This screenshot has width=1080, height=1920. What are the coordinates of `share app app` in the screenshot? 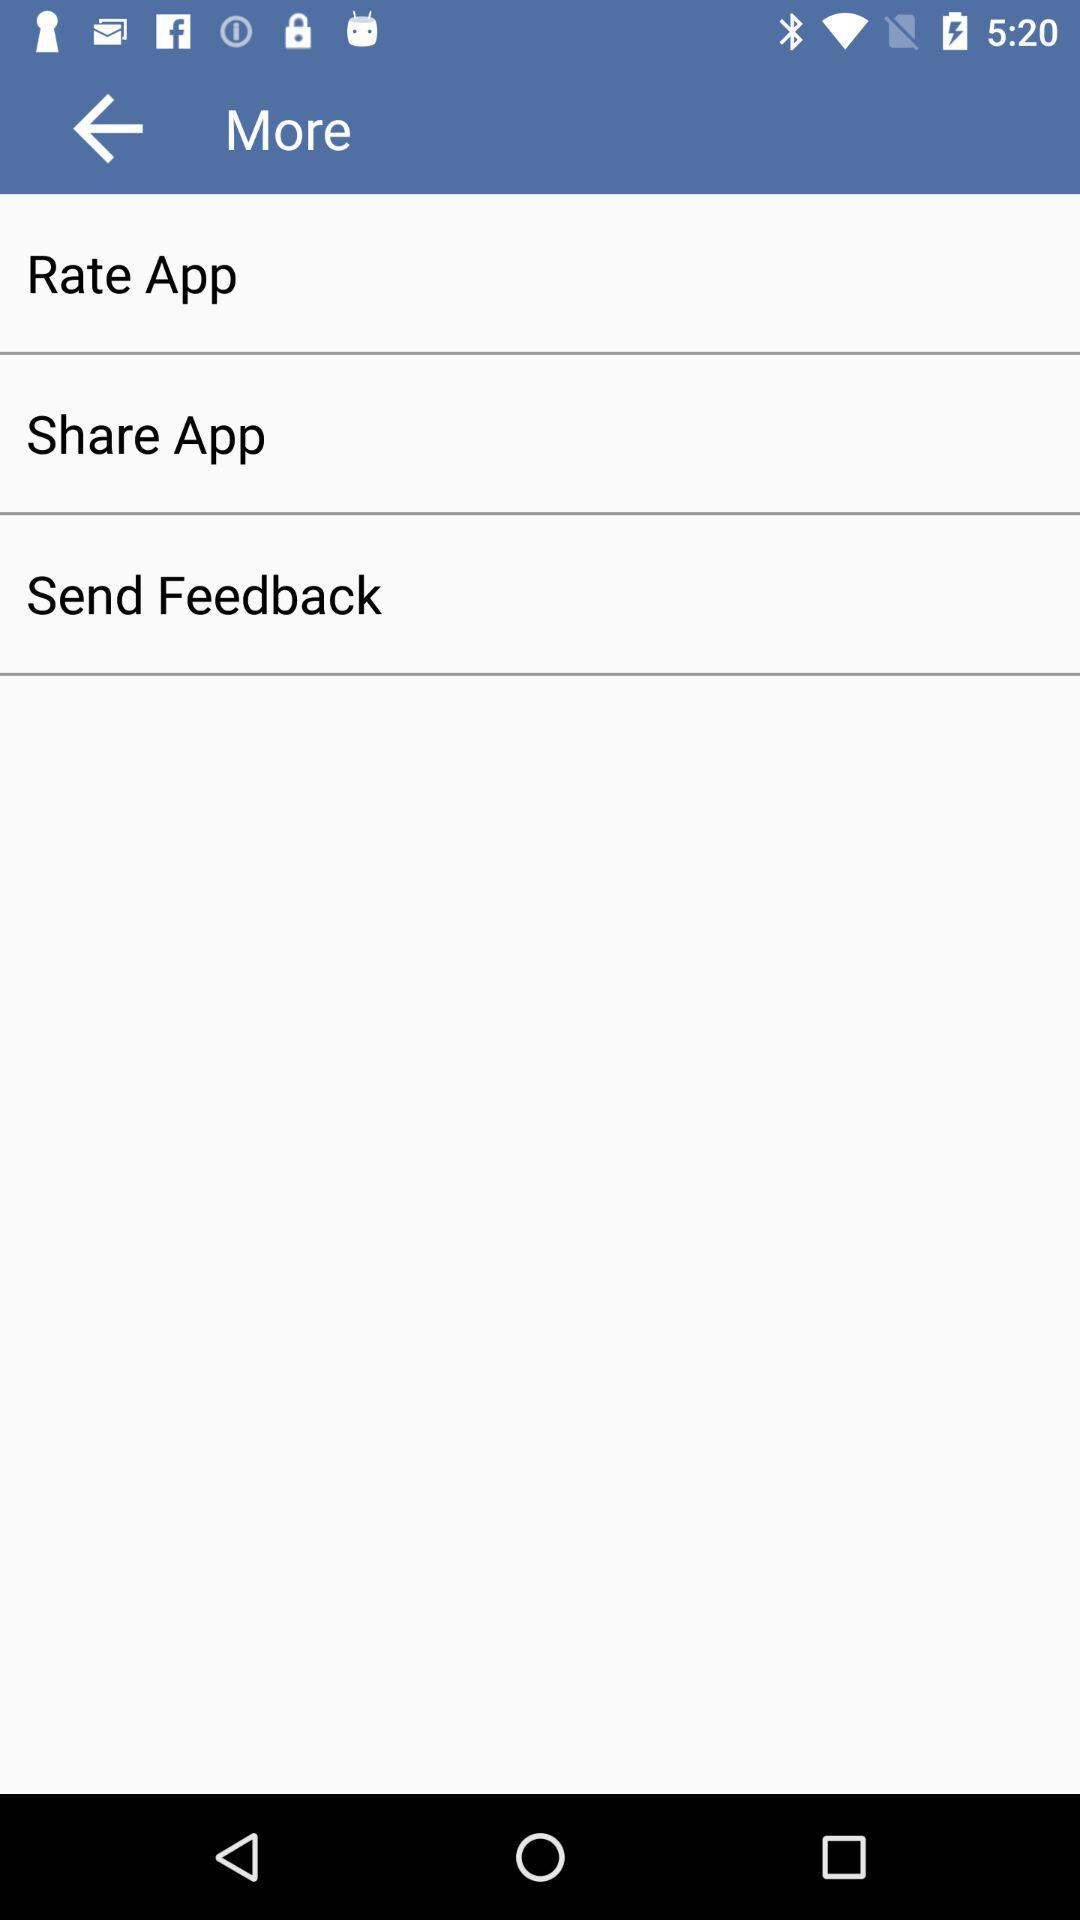 It's located at (540, 432).